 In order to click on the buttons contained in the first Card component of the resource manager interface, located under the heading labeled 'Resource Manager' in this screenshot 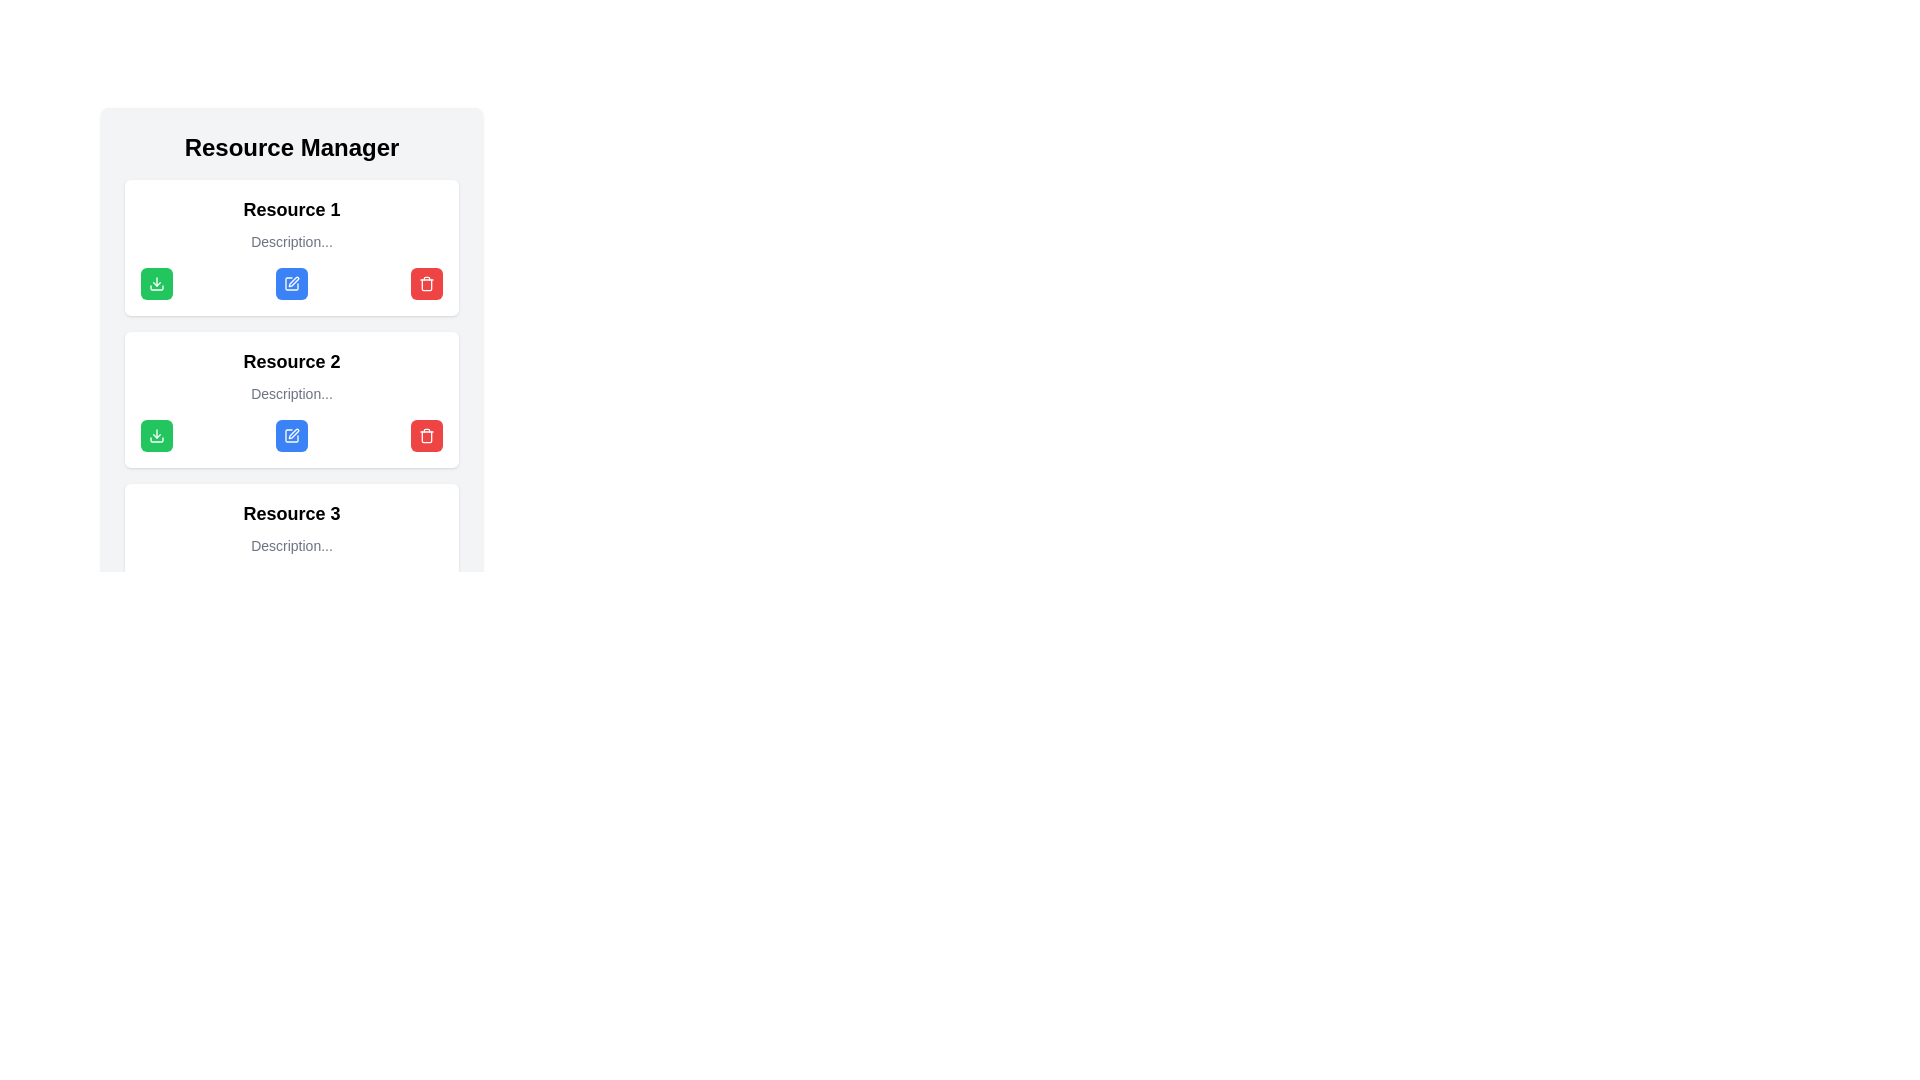, I will do `click(291, 246)`.